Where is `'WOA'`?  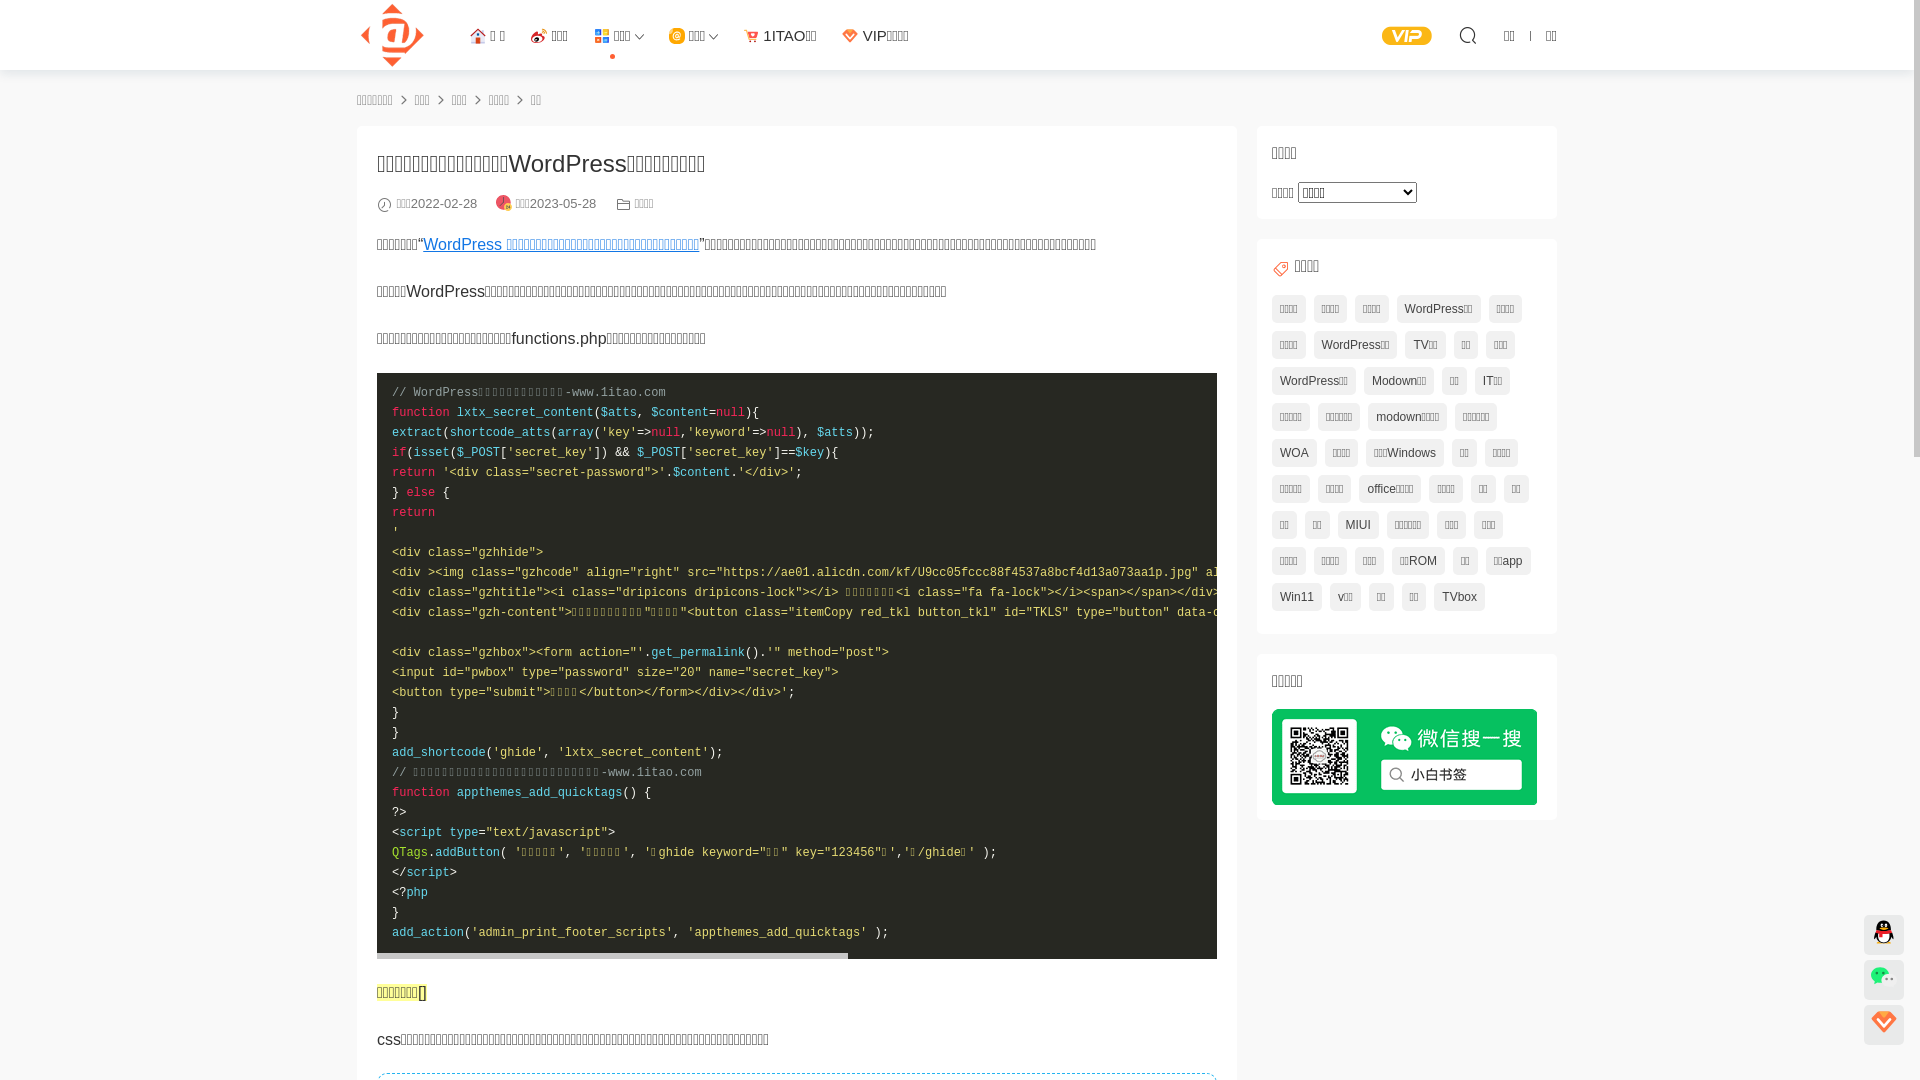
'WOA' is located at coordinates (1294, 451).